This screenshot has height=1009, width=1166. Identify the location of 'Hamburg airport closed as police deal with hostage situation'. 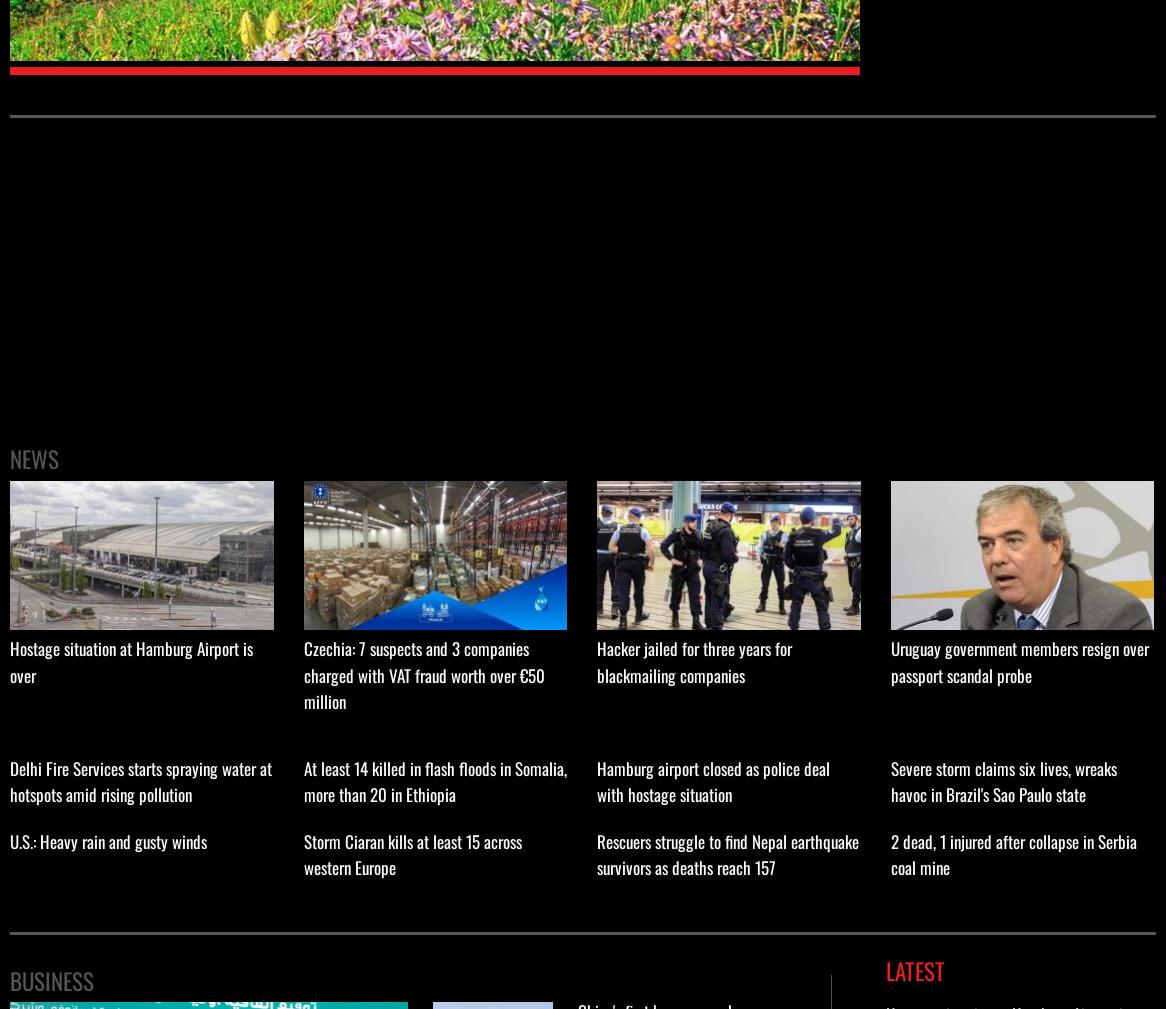
(713, 780).